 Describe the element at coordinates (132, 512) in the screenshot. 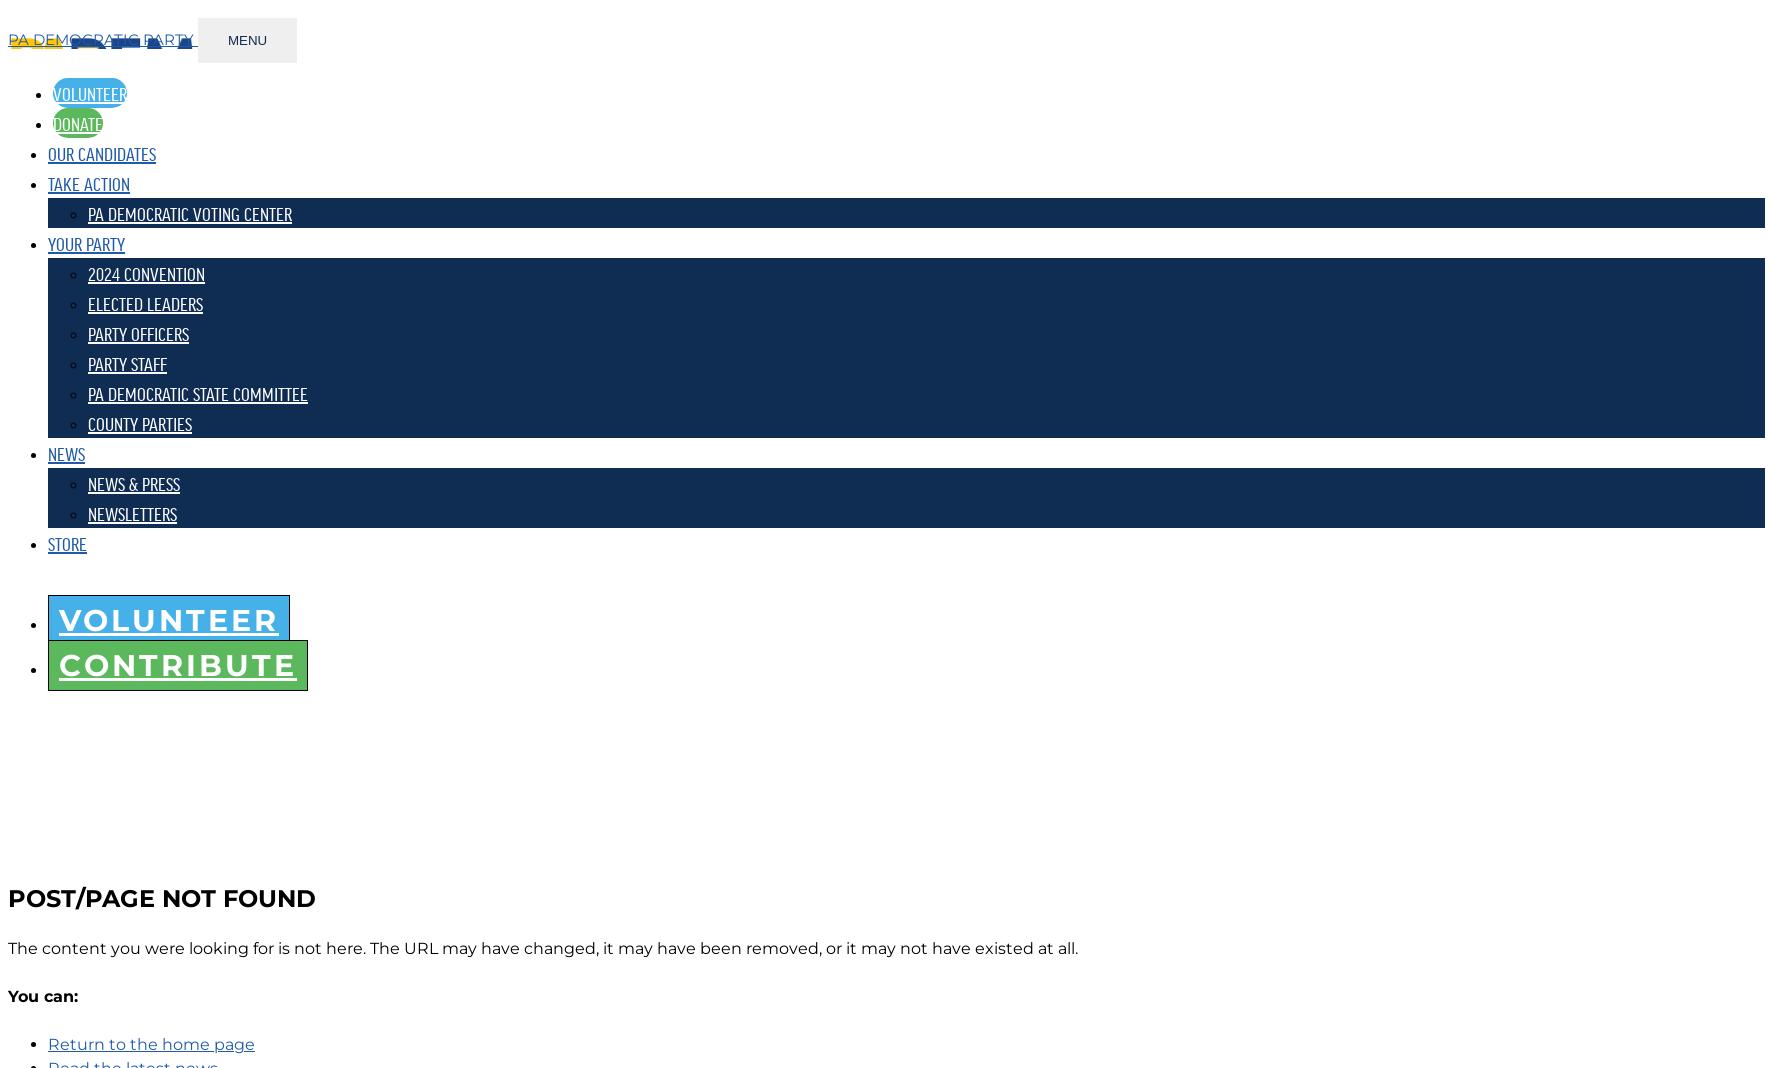

I see `'Newsletters'` at that location.